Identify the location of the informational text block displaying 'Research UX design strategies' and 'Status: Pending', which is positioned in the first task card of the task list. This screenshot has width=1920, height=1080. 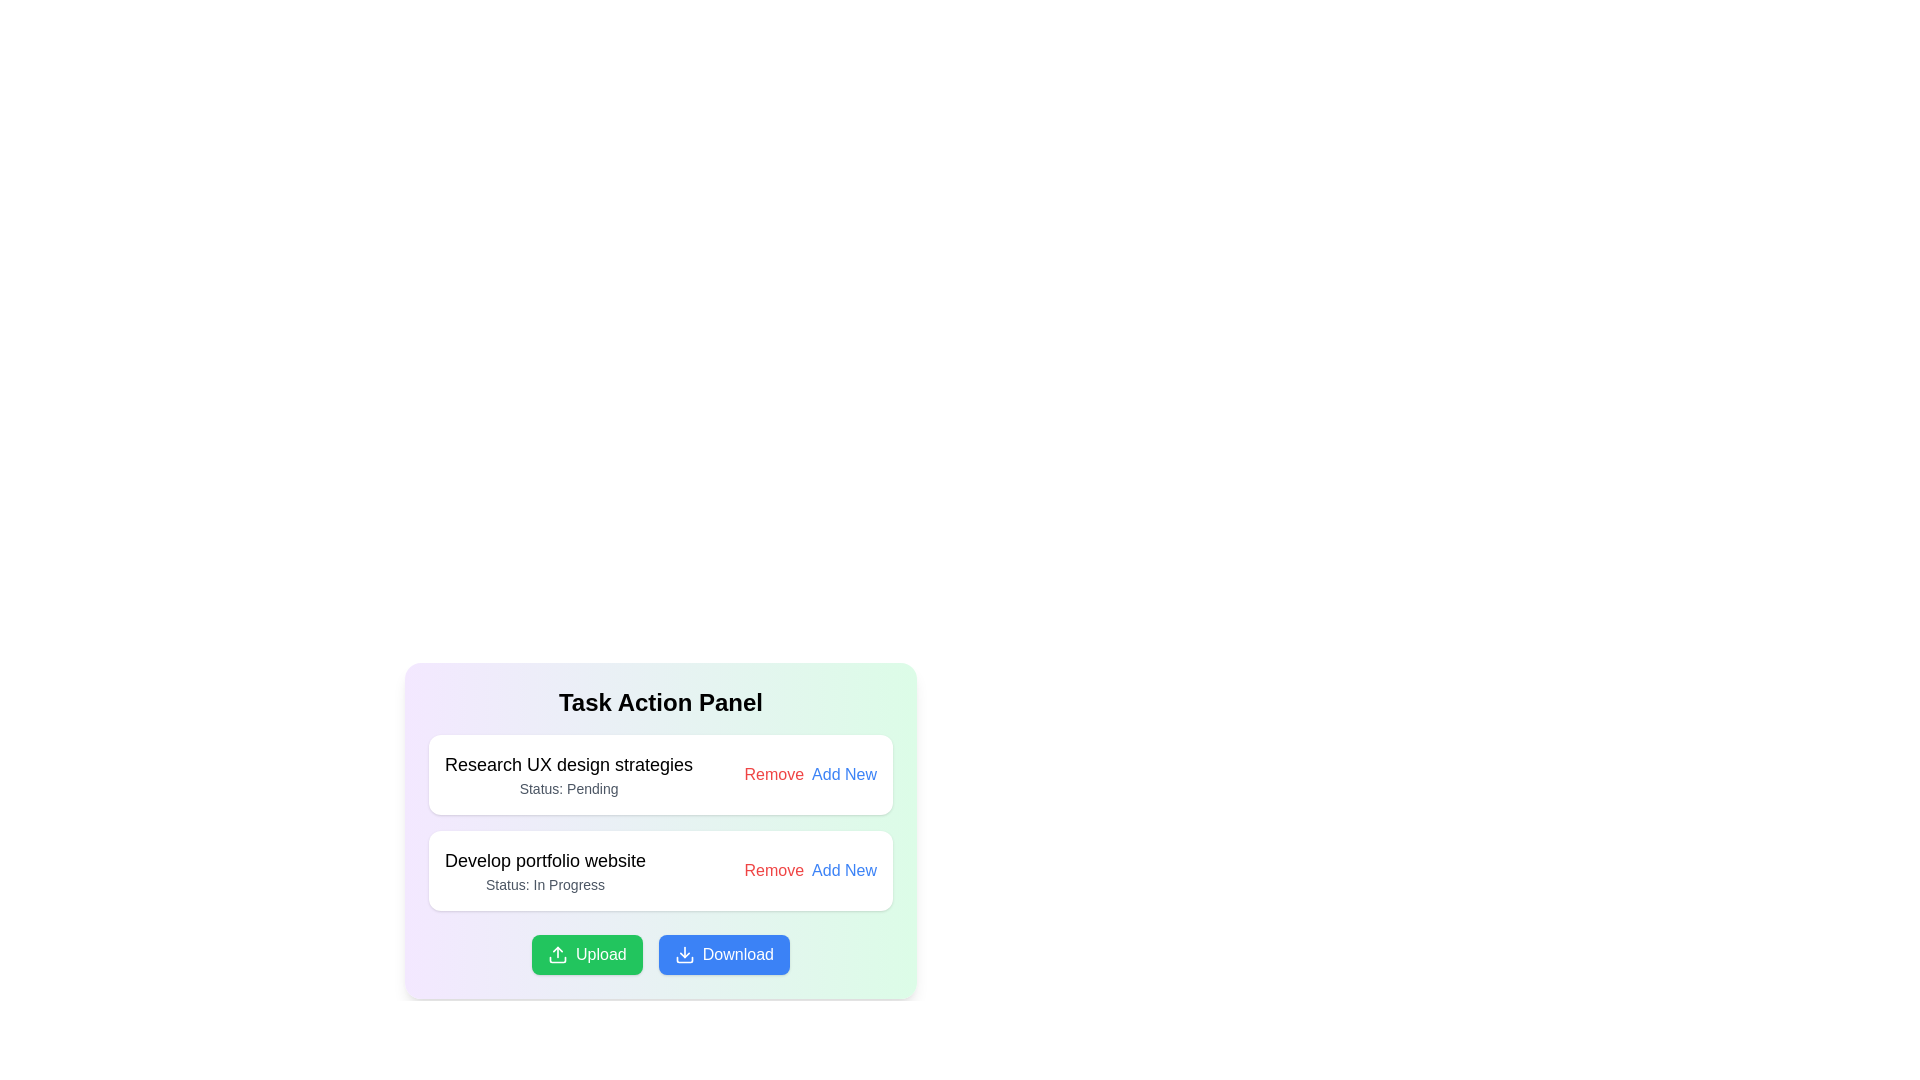
(568, 774).